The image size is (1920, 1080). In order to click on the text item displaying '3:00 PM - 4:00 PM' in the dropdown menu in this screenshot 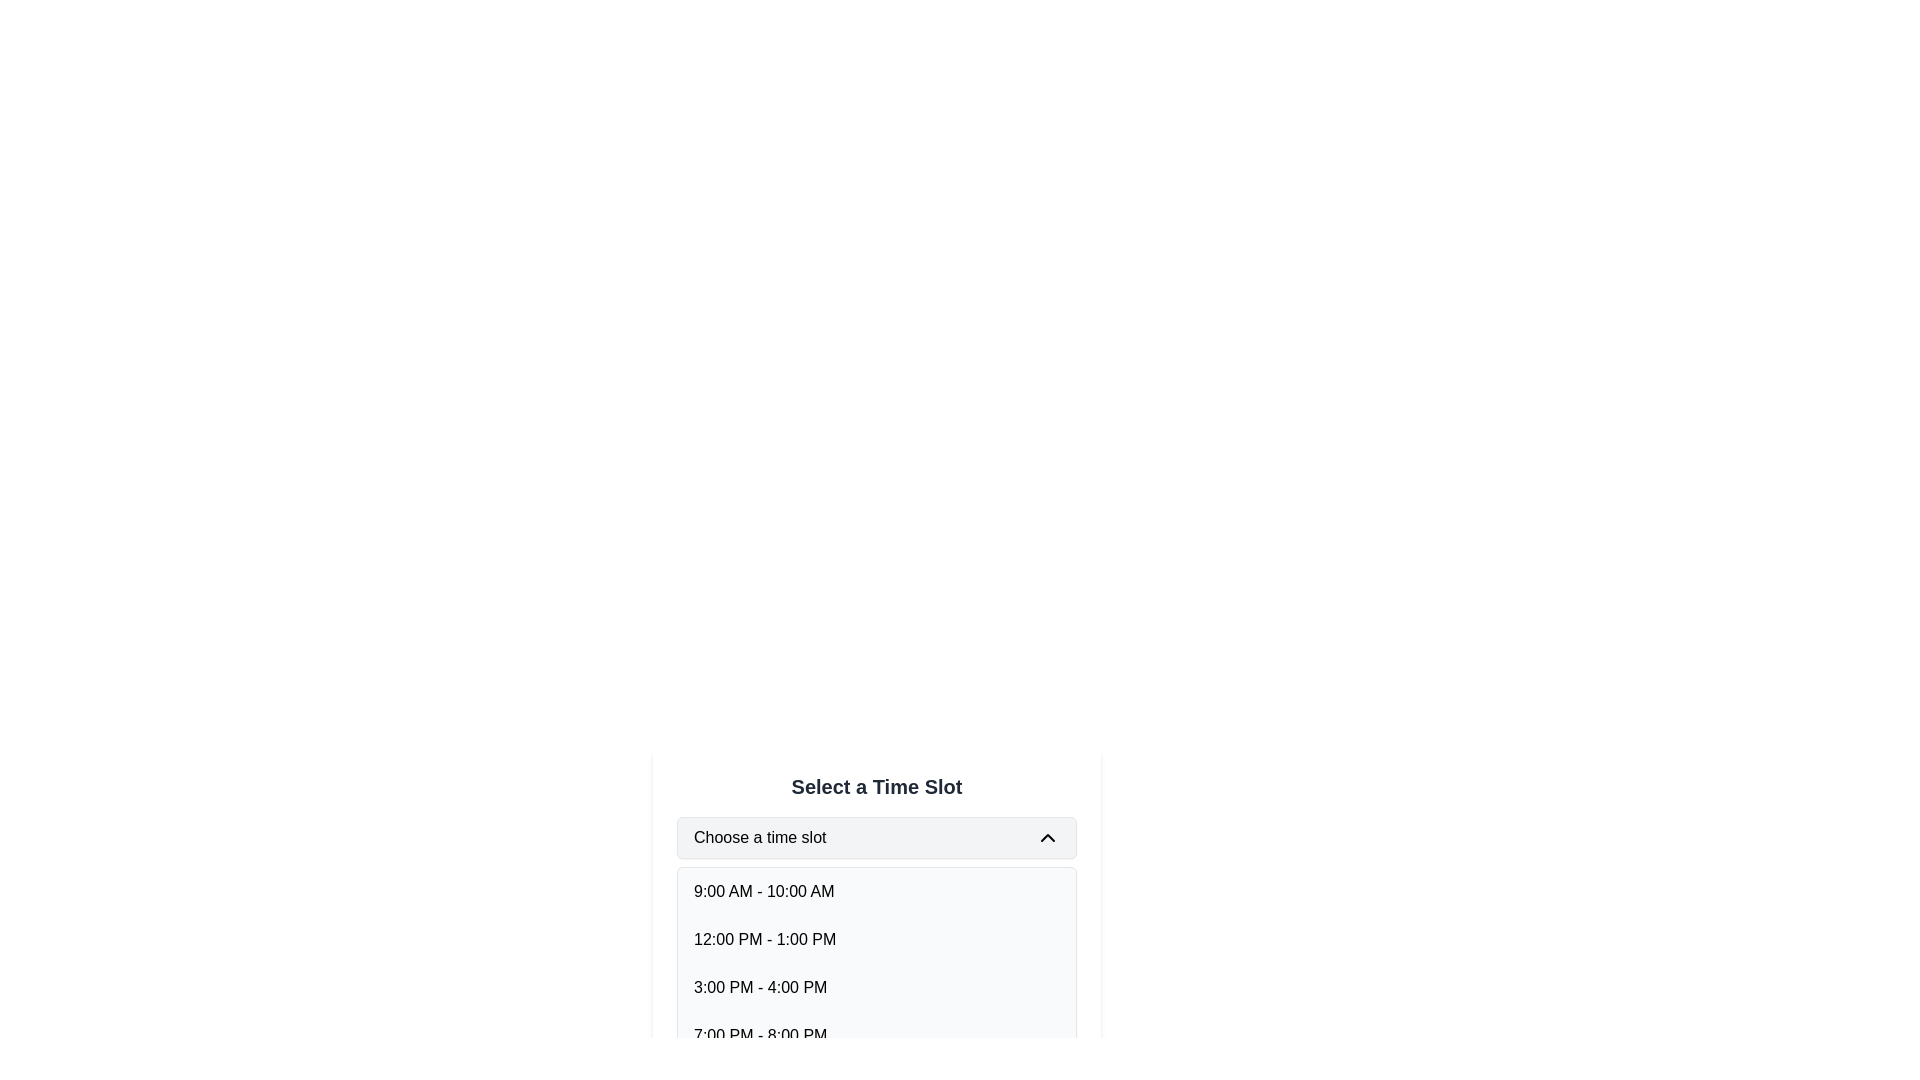, I will do `click(759, 986)`.